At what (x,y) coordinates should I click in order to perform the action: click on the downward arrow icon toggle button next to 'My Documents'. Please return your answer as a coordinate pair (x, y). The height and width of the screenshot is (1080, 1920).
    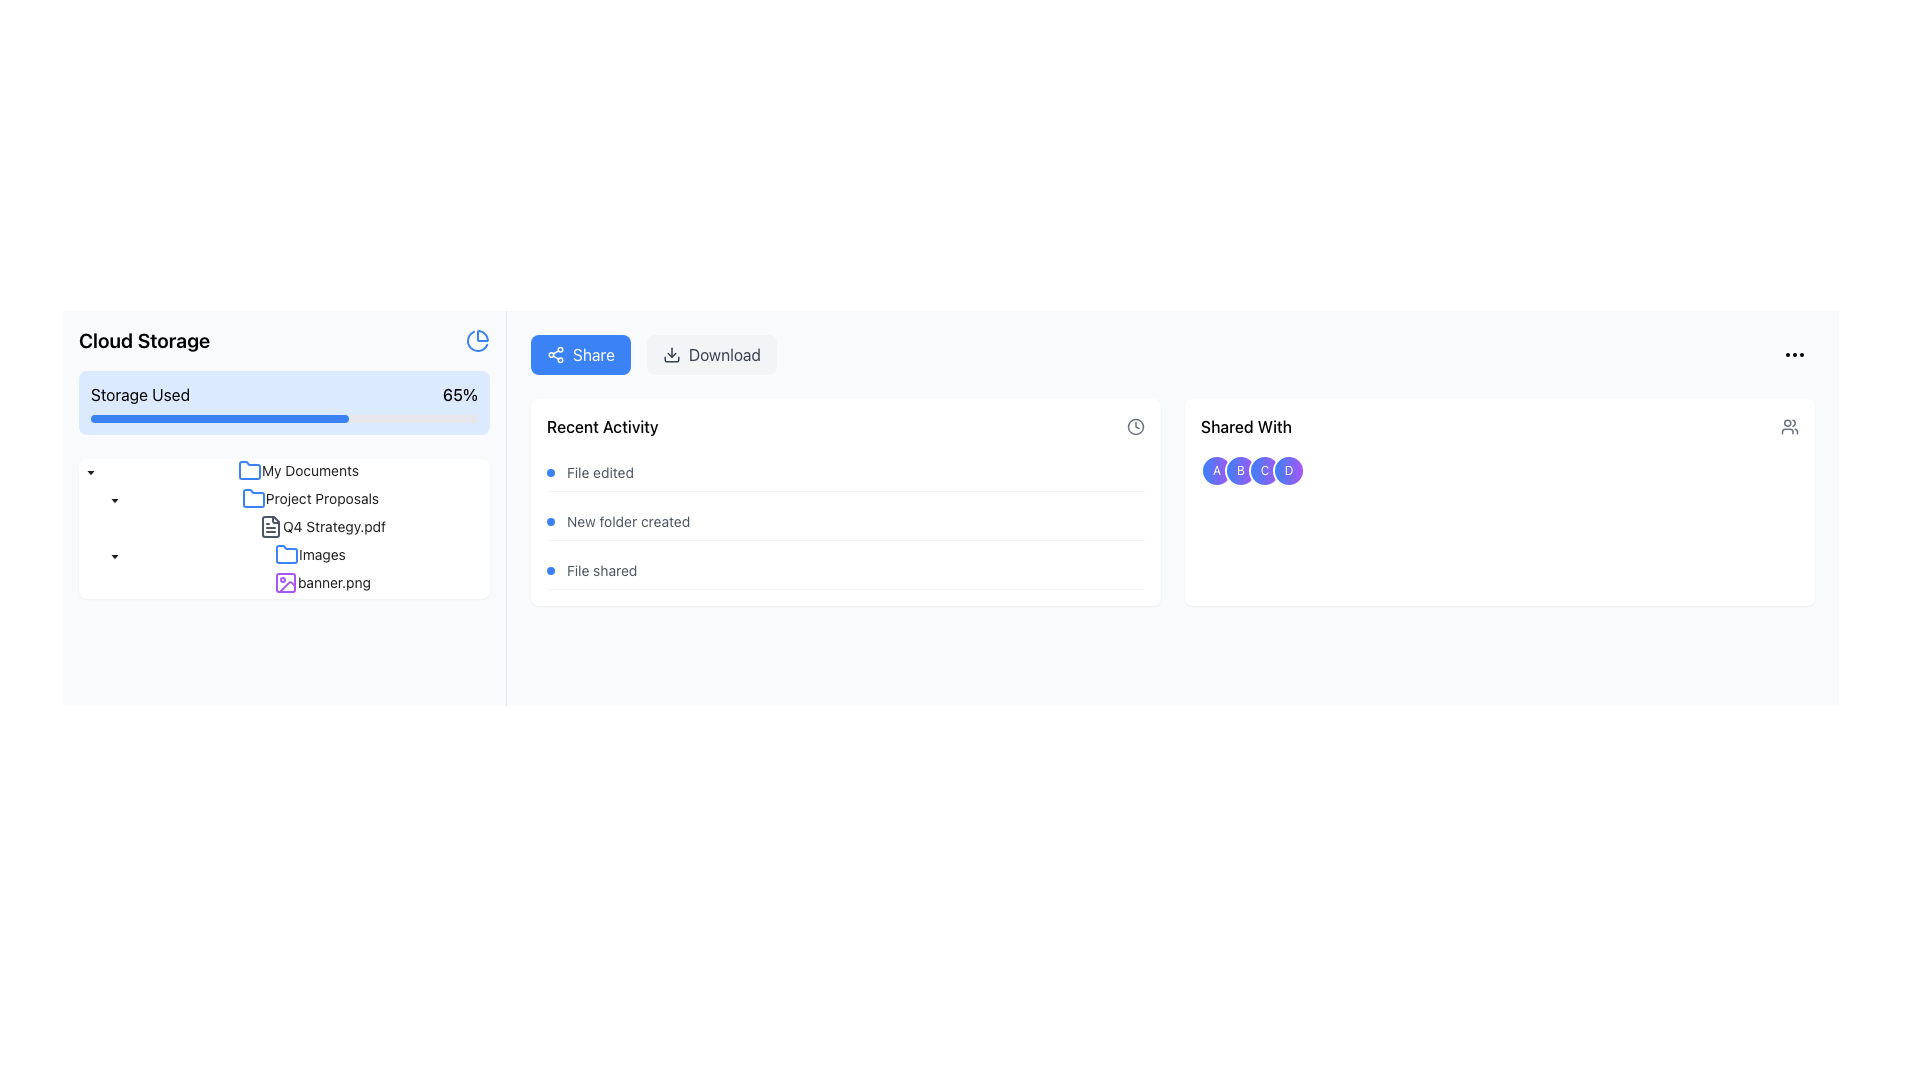
    Looking at the image, I should click on (90, 470).